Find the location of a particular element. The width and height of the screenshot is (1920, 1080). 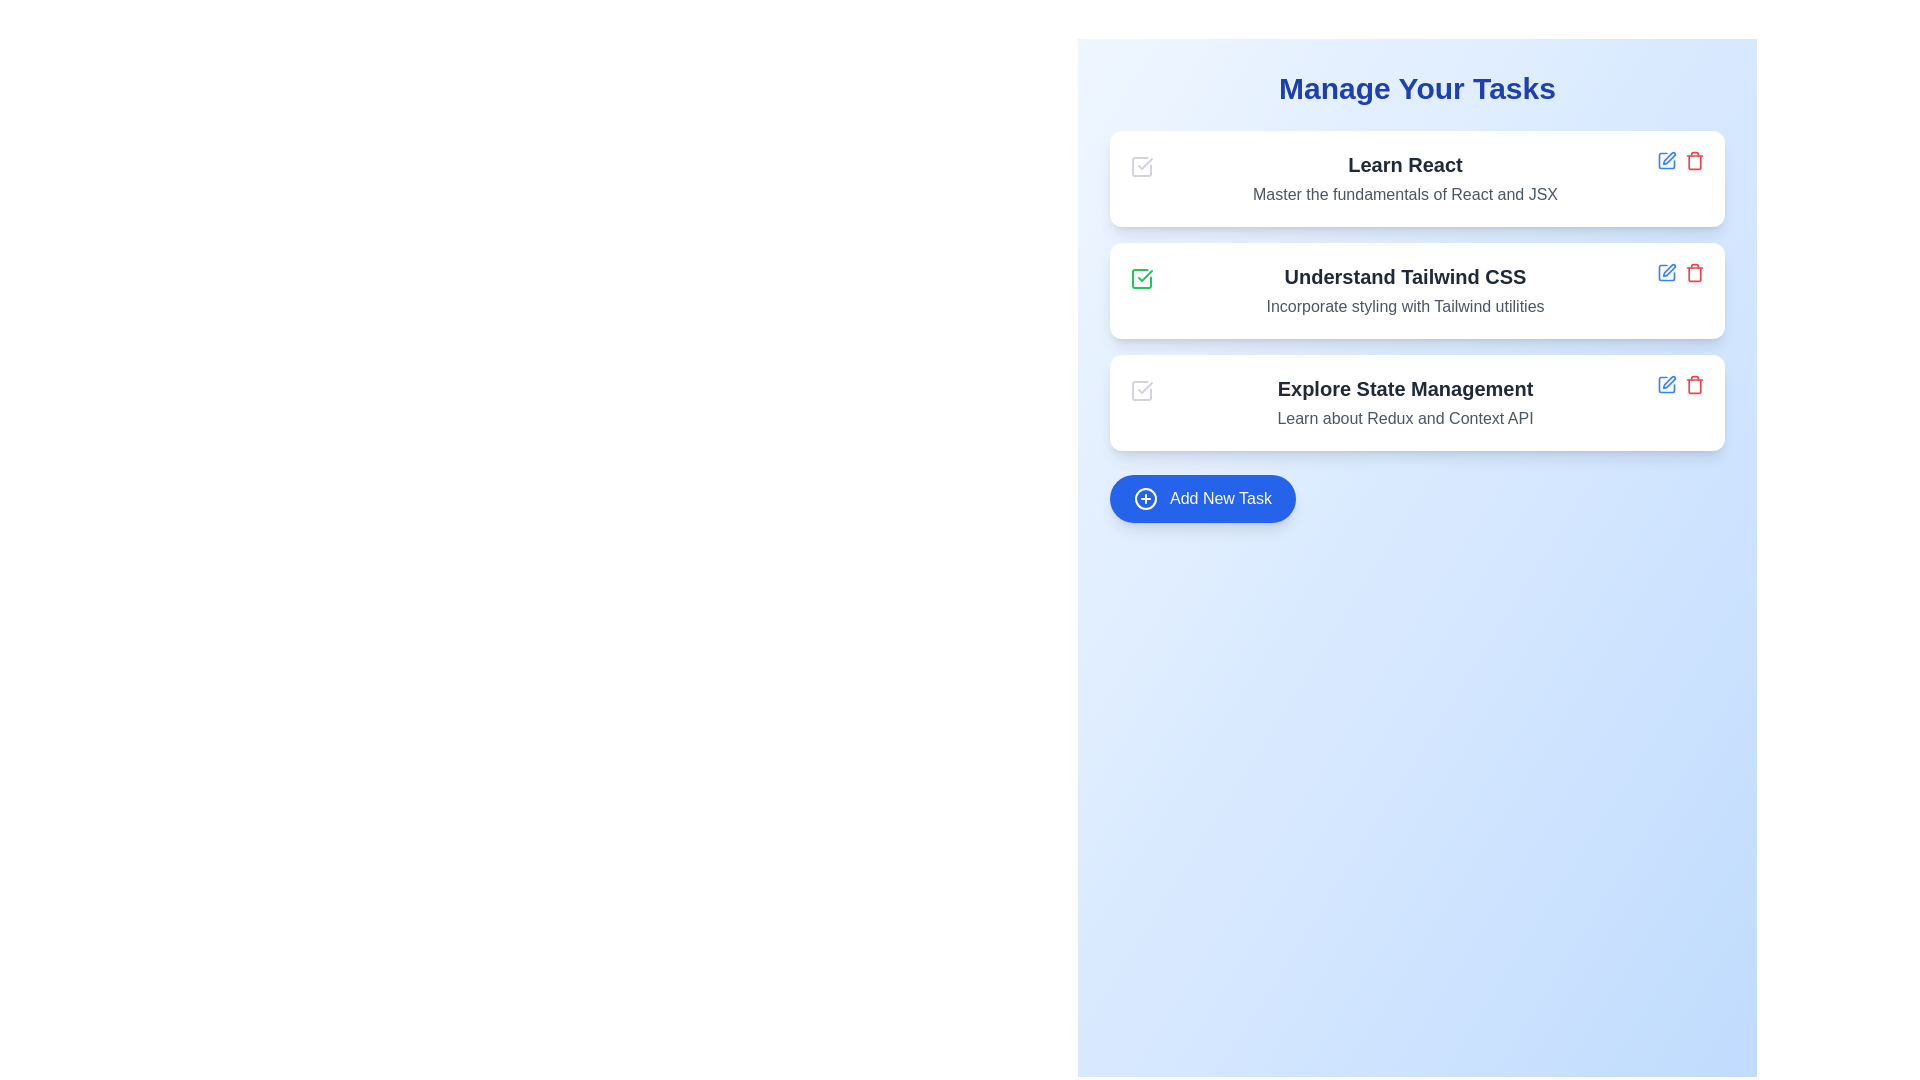

the icon button located at the far right of the first item under 'Manage Your Tasks' is located at coordinates (1666, 160).